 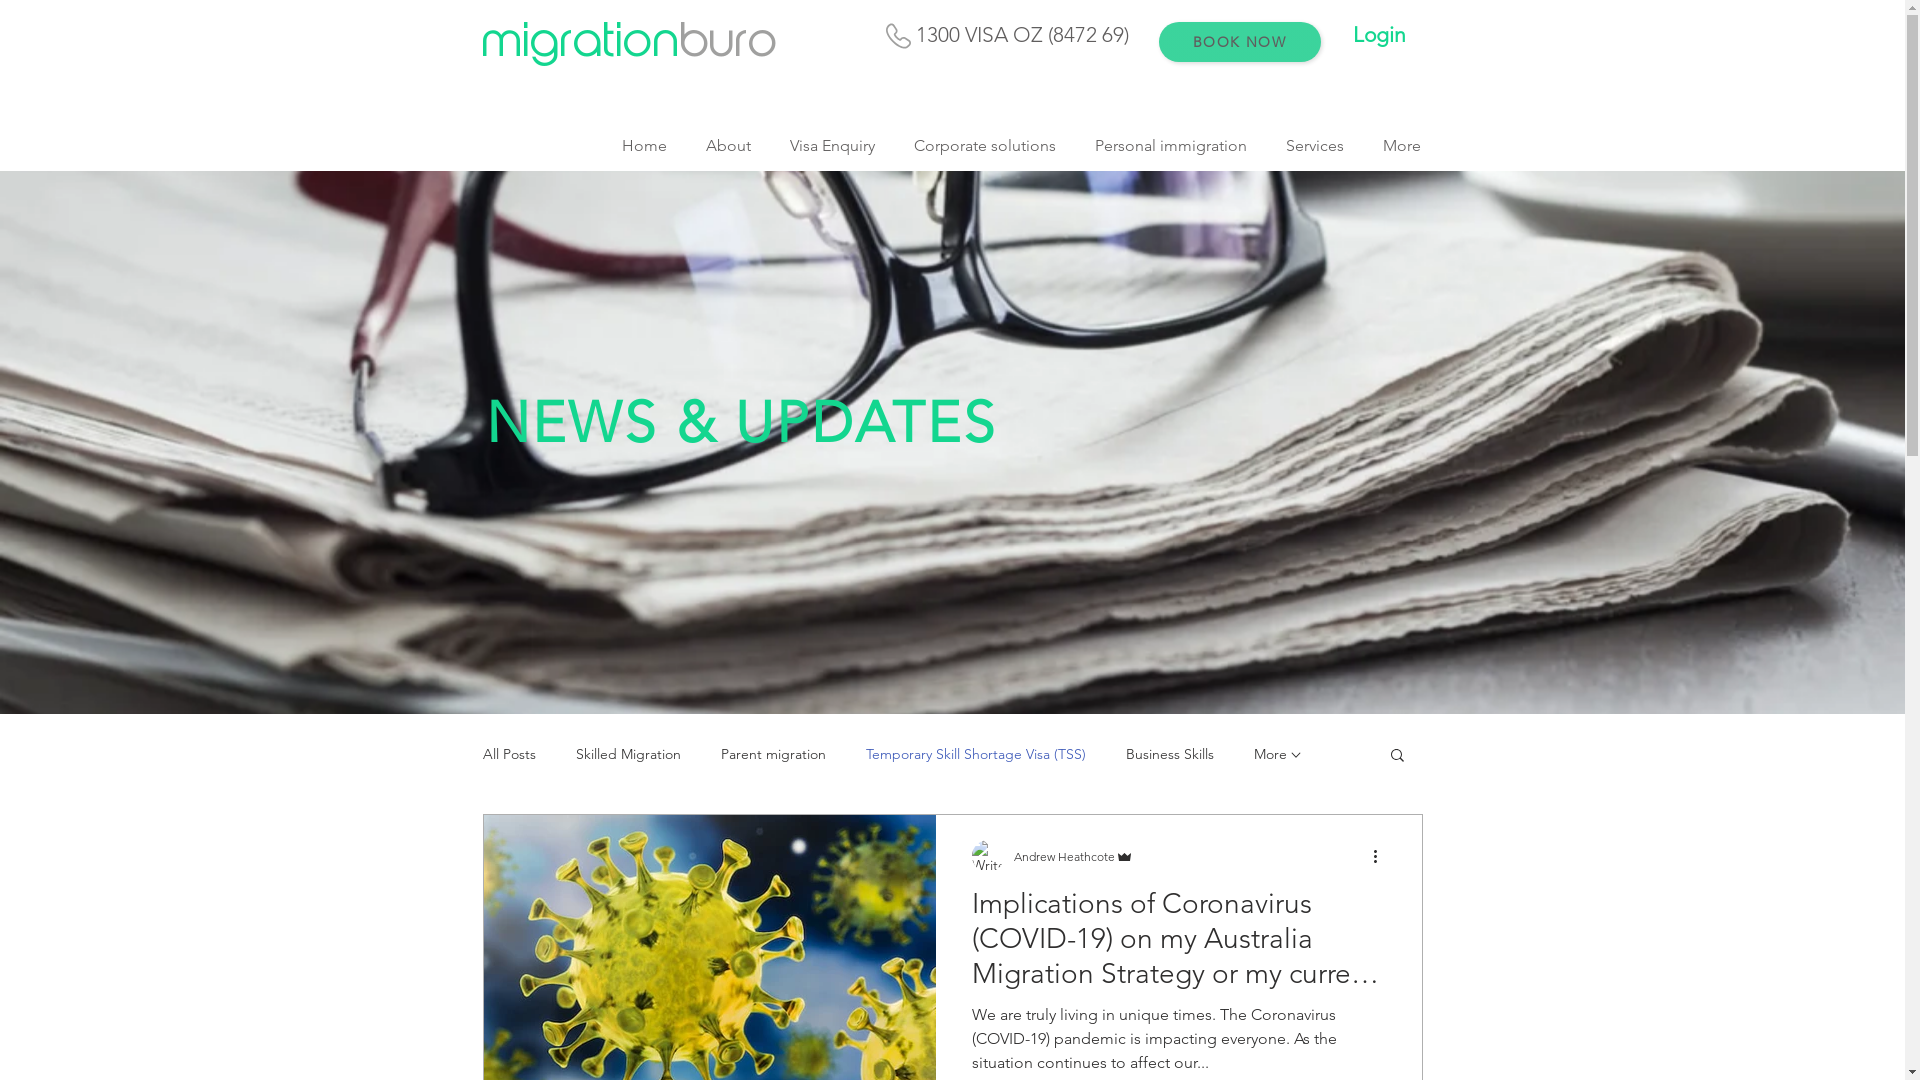 I want to click on 'Services', so click(x=1314, y=145).